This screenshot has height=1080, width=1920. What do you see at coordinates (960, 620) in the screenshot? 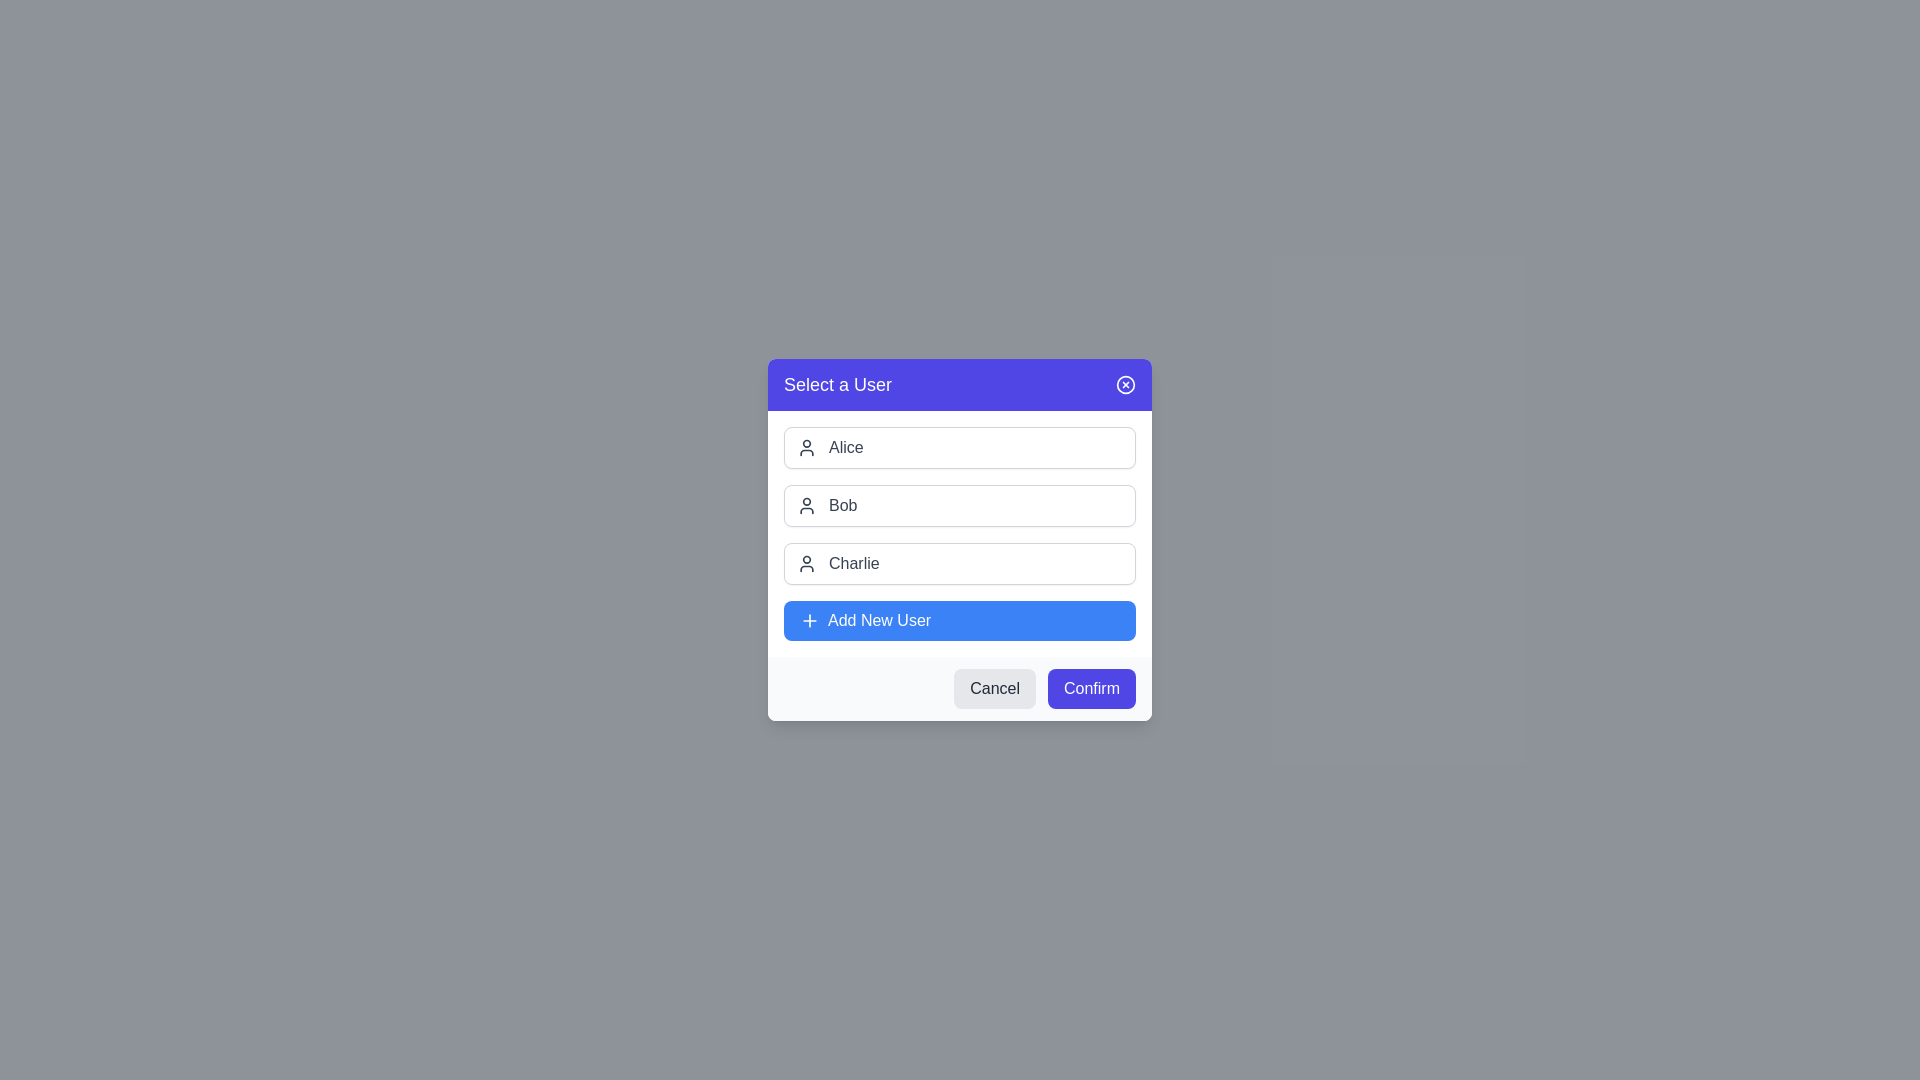
I see `the rectangular button with a blue background labeled 'Add New User'` at bounding box center [960, 620].